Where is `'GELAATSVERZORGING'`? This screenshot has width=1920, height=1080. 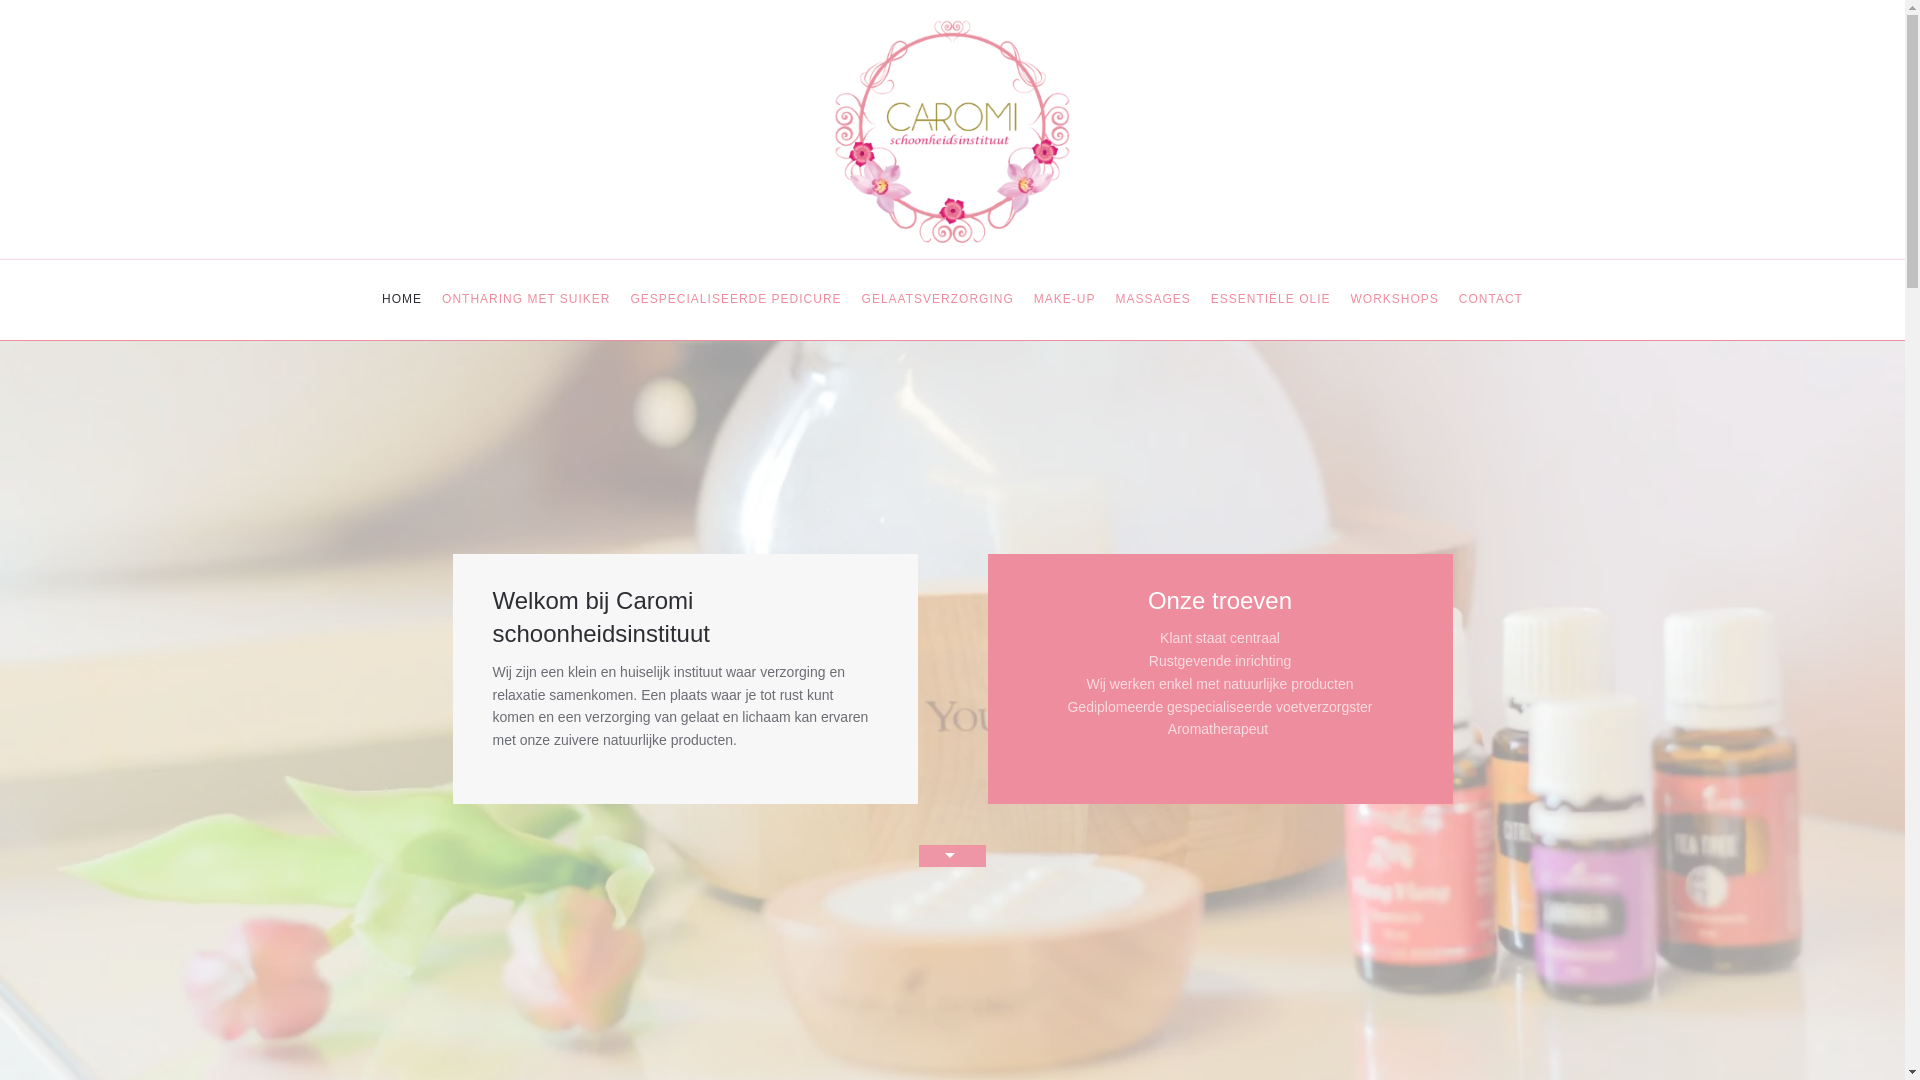 'GELAATSVERZORGING' is located at coordinates (936, 300).